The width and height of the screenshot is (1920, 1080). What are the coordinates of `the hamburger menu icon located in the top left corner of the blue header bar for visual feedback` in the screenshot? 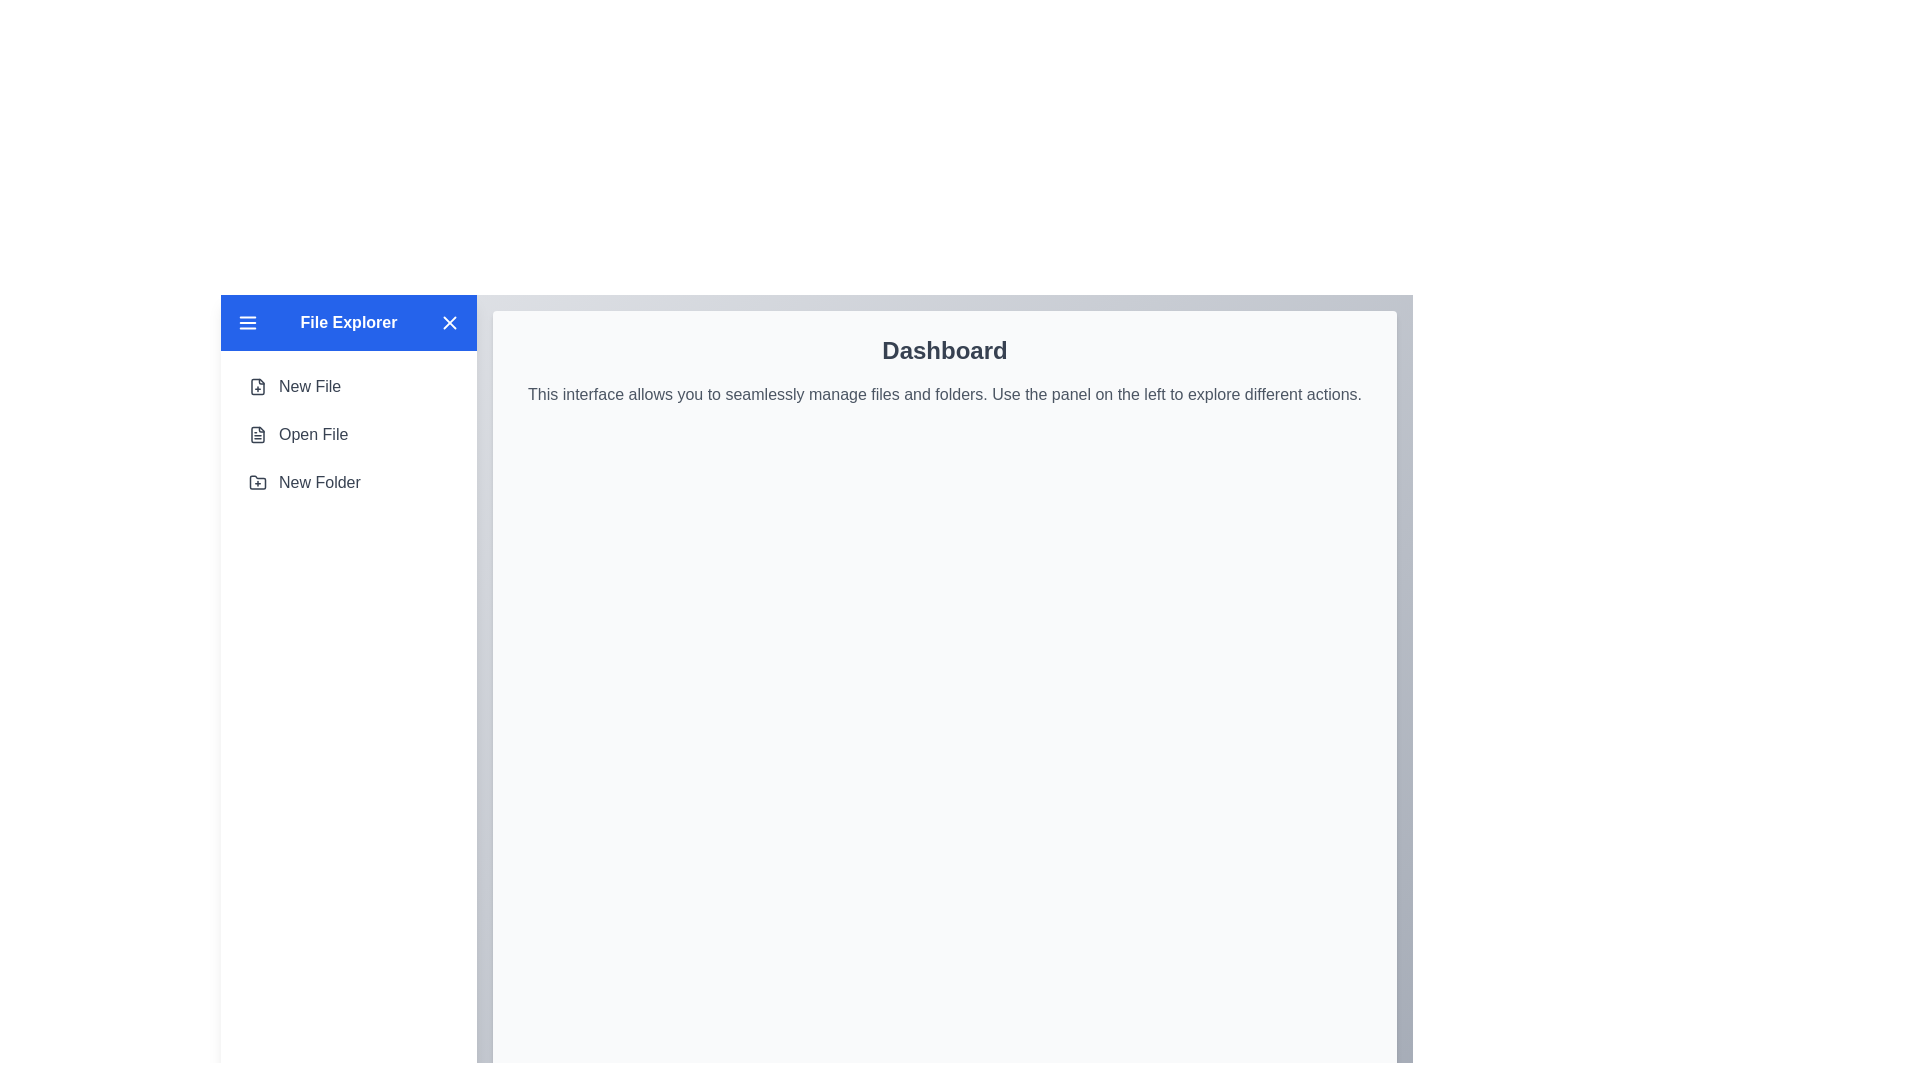 It's located at (247, 322).